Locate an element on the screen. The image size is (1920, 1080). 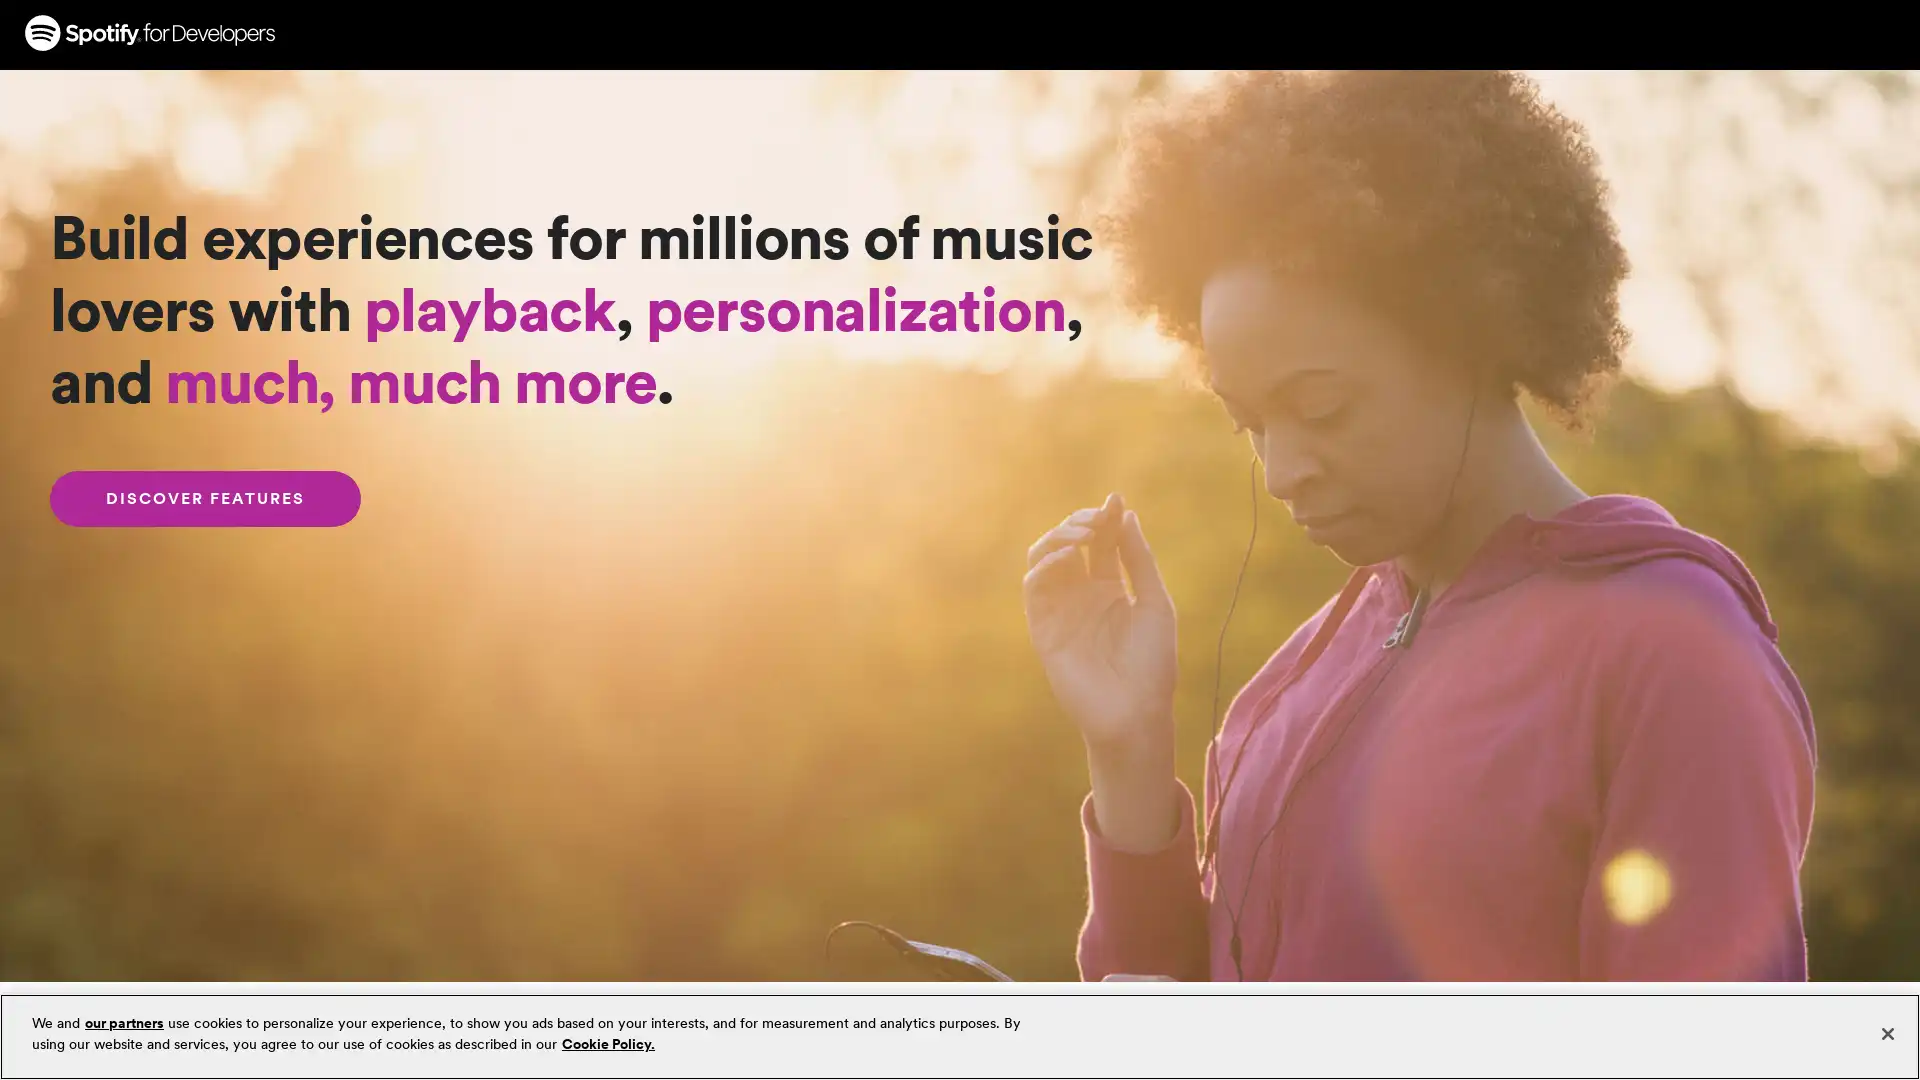
Close is located at coordinates (1886, 1033).